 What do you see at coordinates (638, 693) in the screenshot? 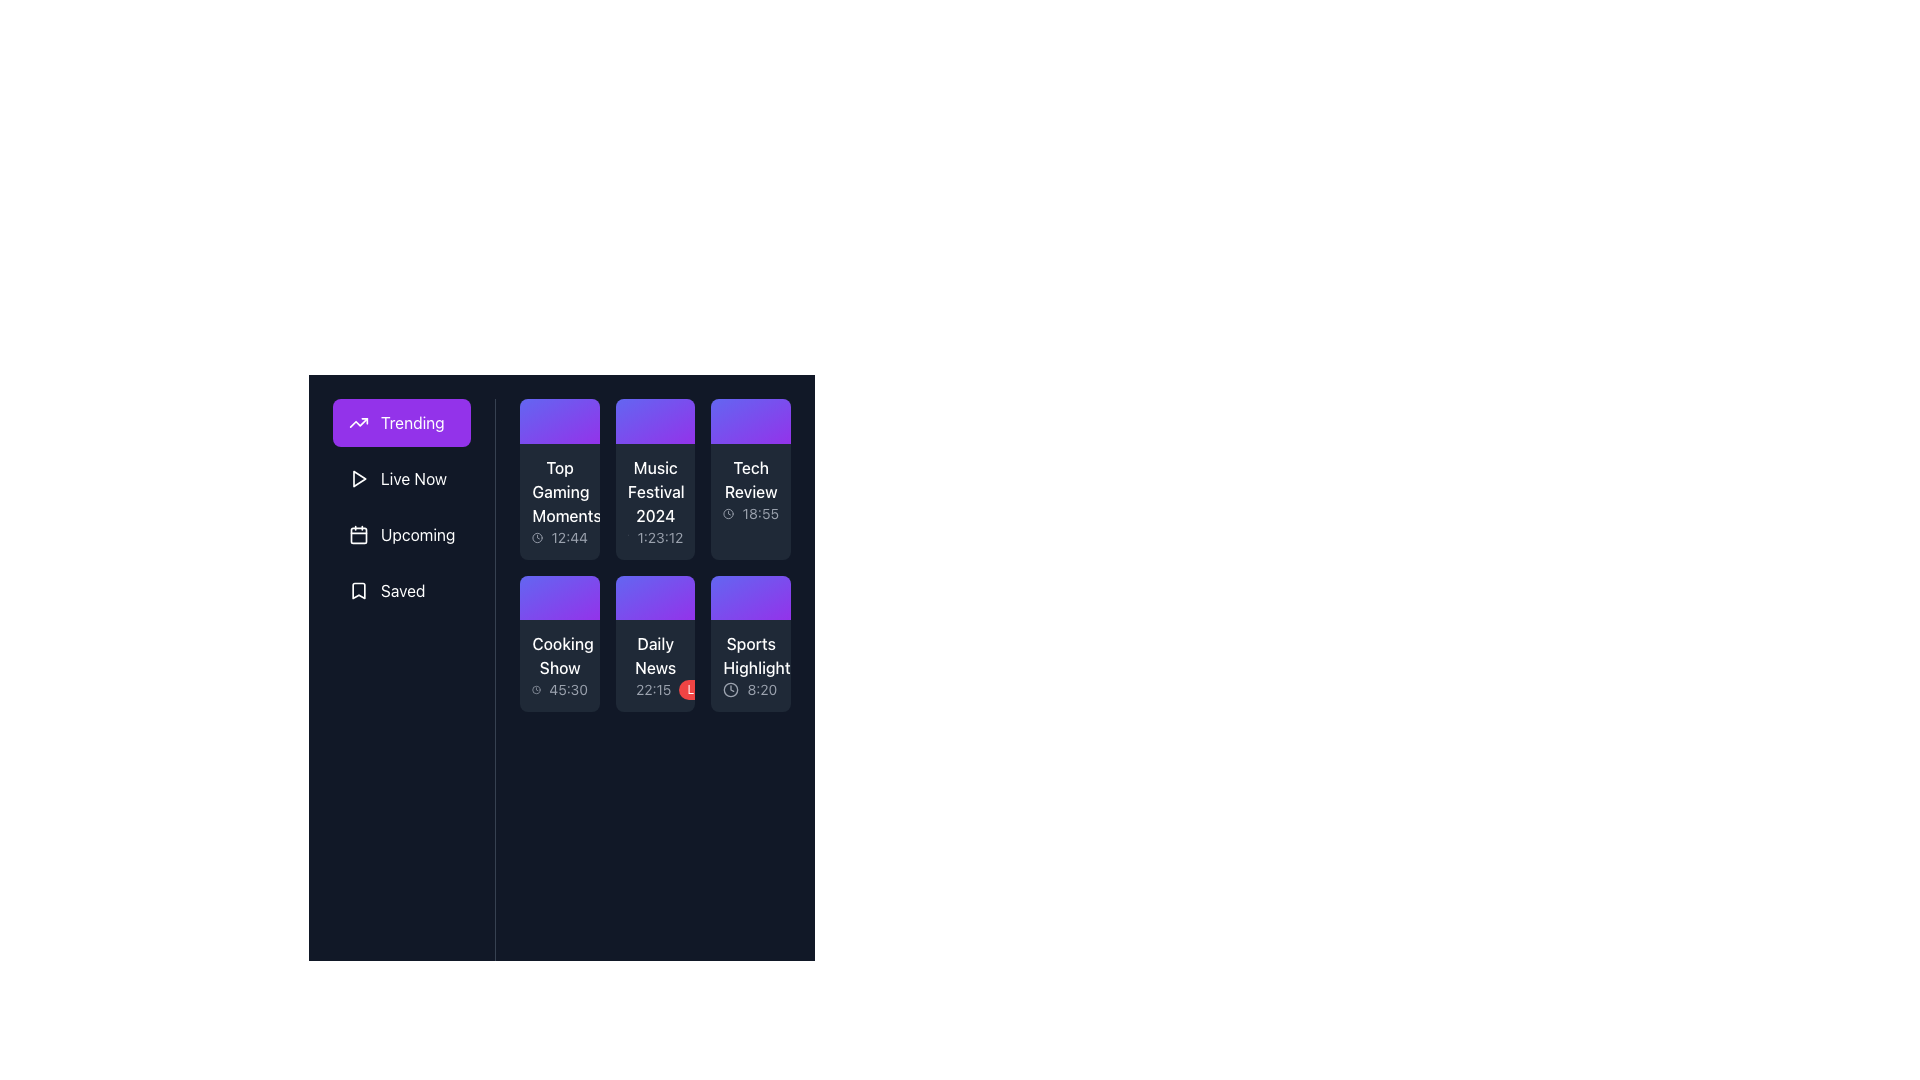
I see `the circular clock icon located within the 'Daily News' section` at bounding box center [638, 693].